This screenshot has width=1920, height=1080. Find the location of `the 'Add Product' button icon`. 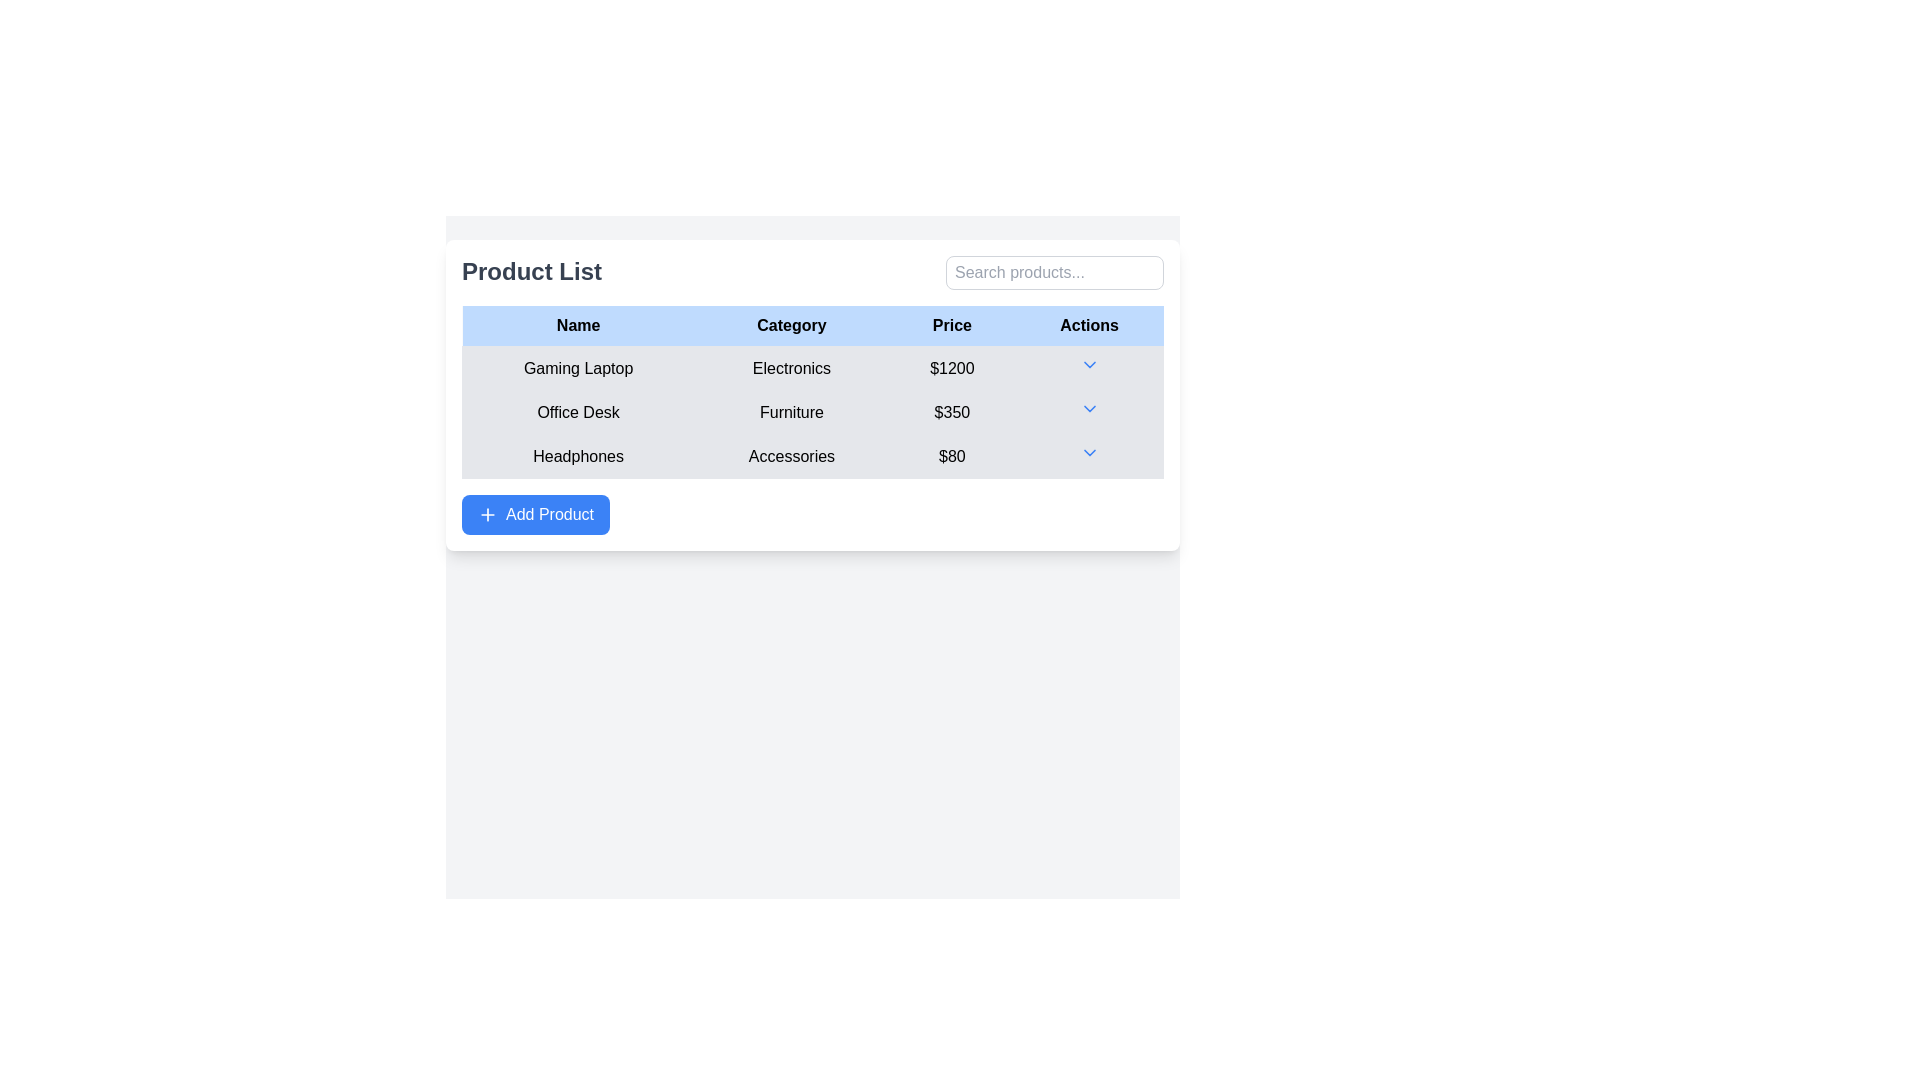

the 'Add Product' button icon is located at coordinates (488, 514).